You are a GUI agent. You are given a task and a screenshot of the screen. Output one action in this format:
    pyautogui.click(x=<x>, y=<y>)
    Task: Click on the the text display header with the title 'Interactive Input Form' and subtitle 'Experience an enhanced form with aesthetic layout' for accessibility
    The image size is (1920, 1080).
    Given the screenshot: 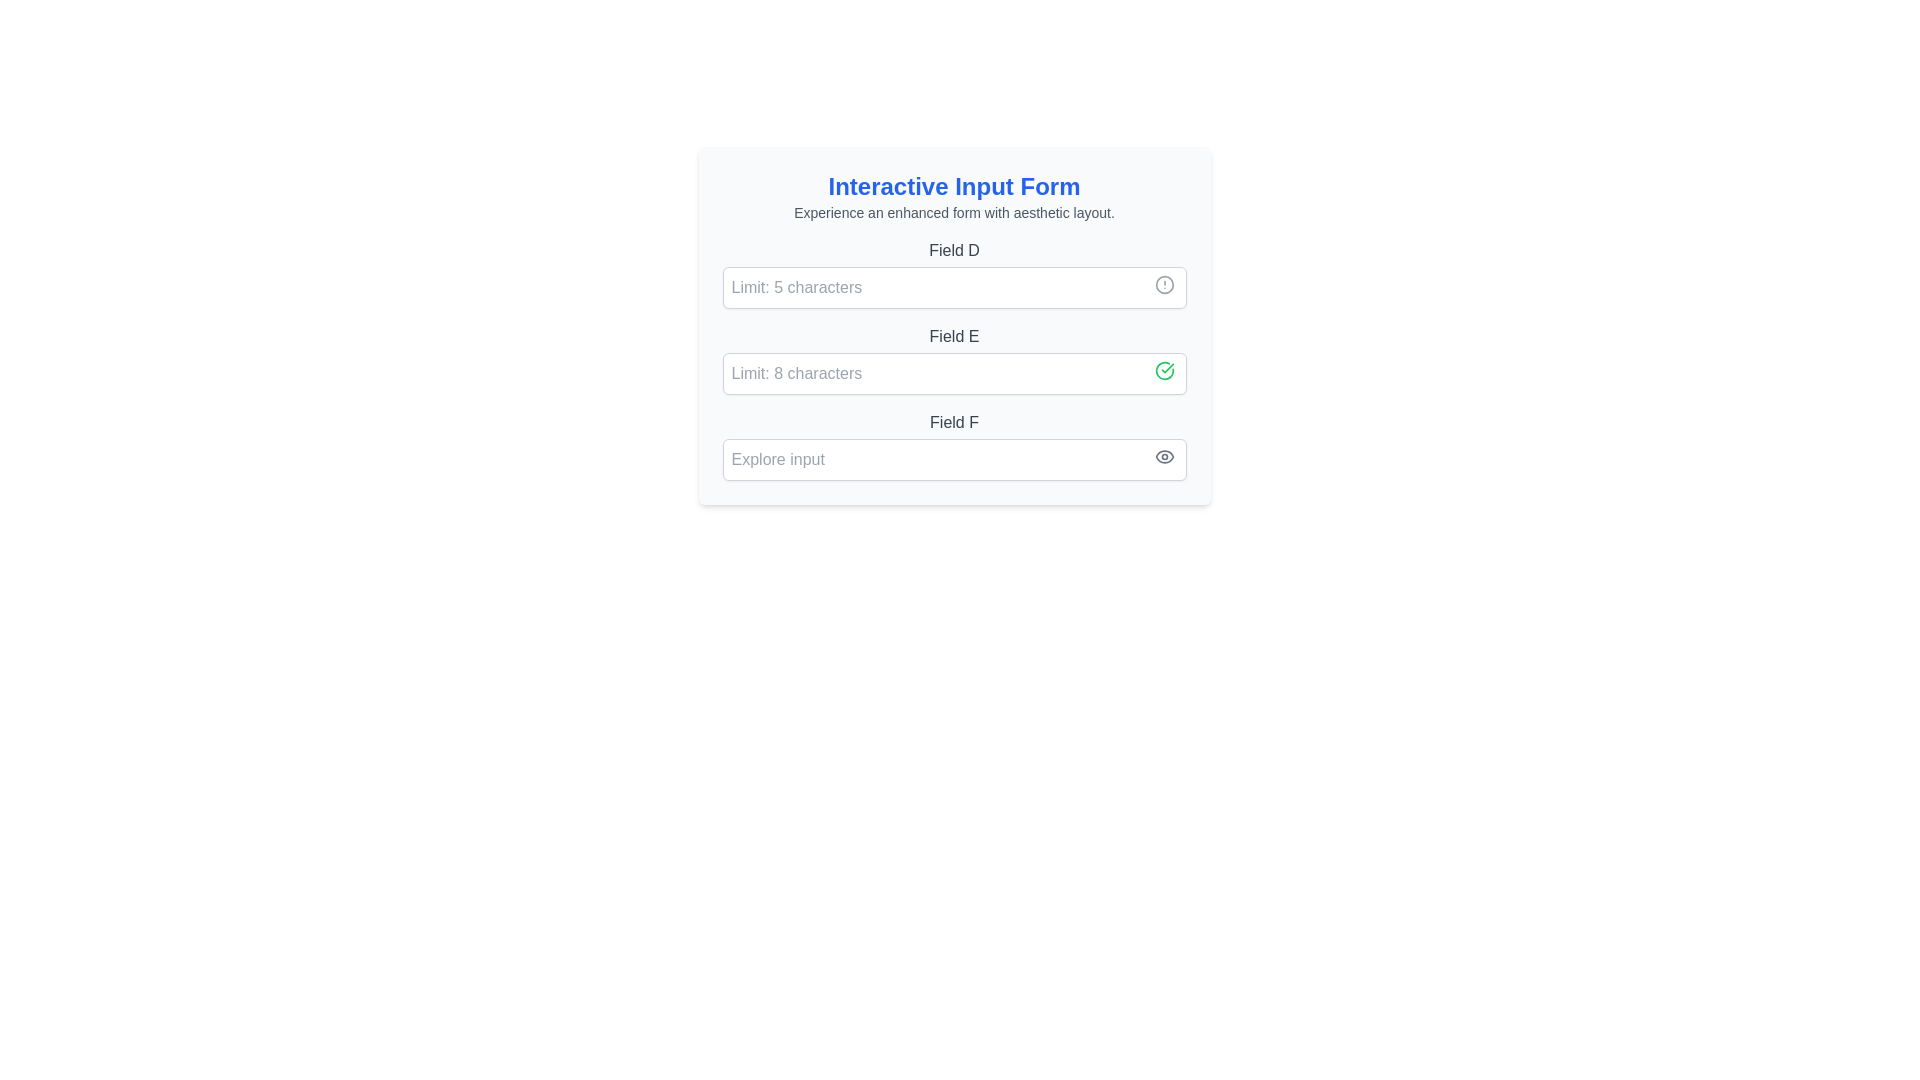 What is the action you would take?
    pyautogui.click(x=953, y=196)
    